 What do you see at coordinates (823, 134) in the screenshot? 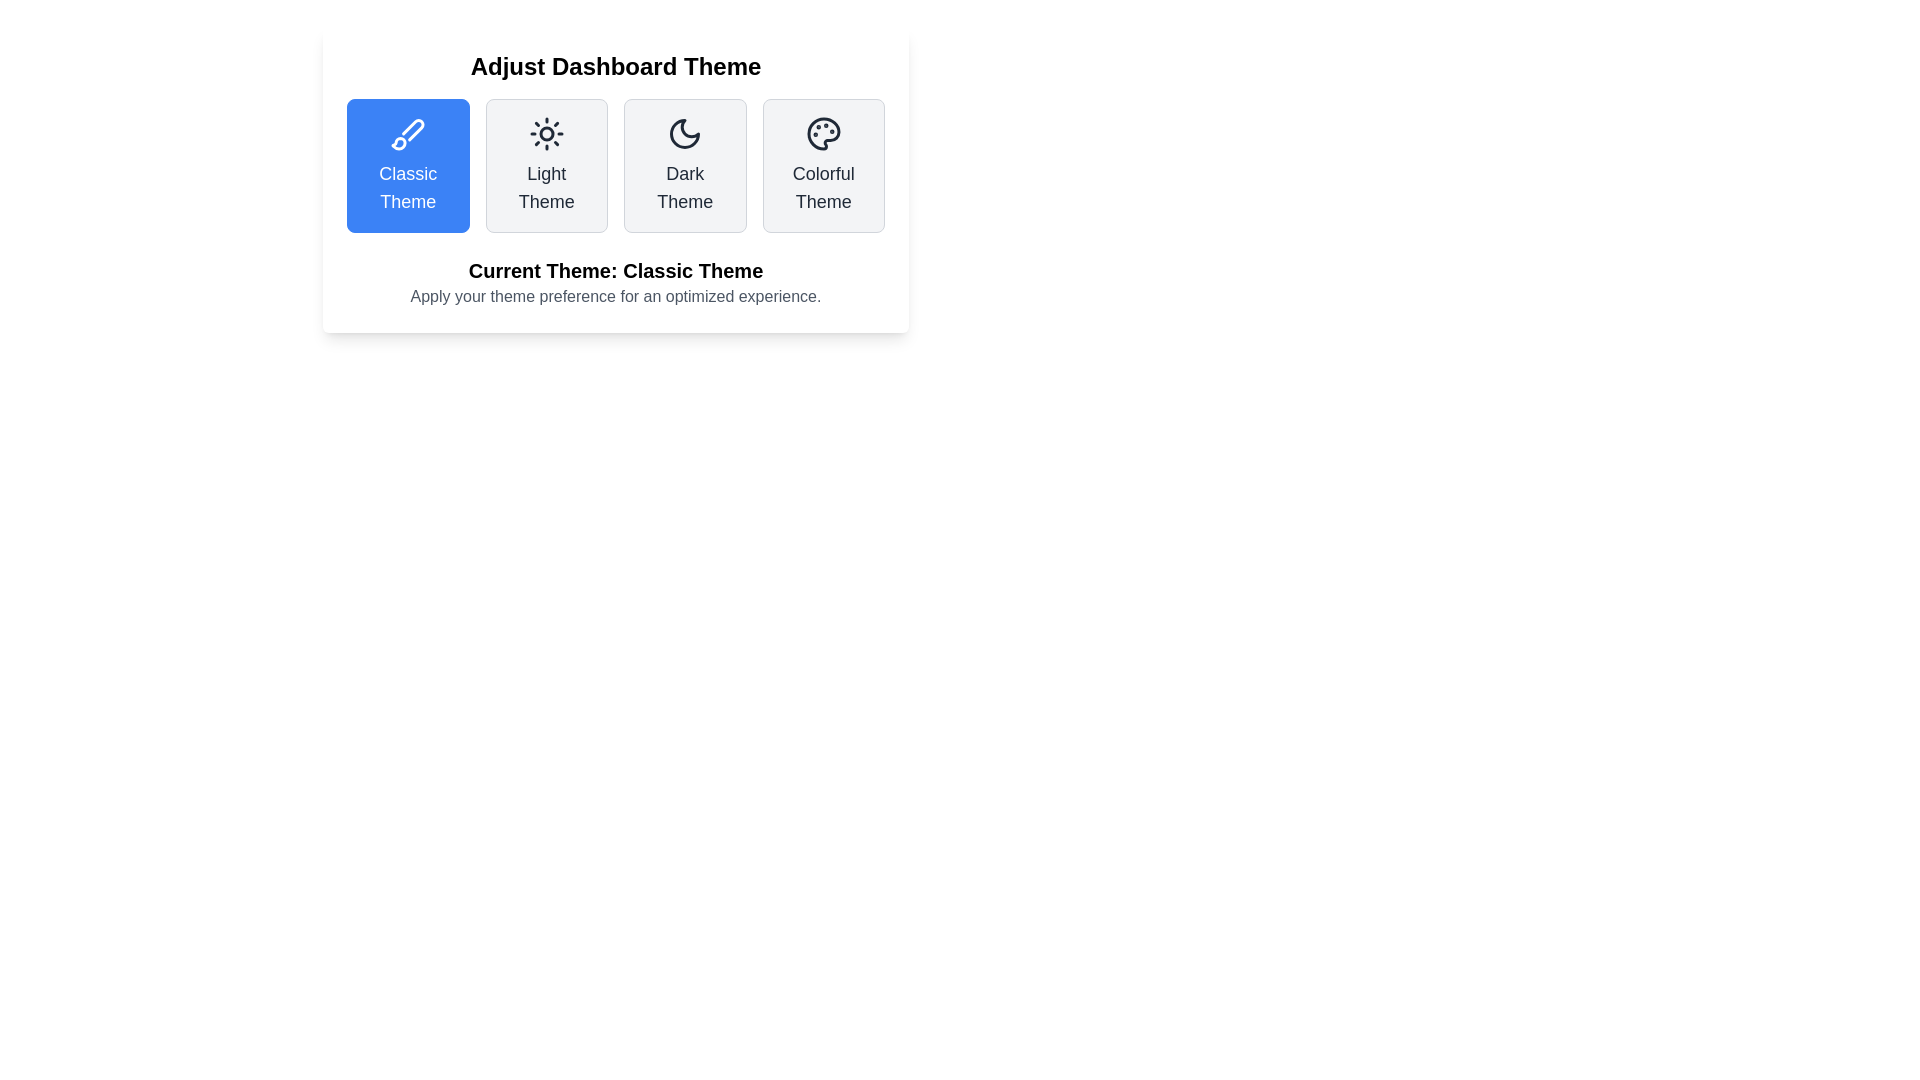
I see `the palette icon within the fourth button of the theme options` at bounding box center [823, 134].